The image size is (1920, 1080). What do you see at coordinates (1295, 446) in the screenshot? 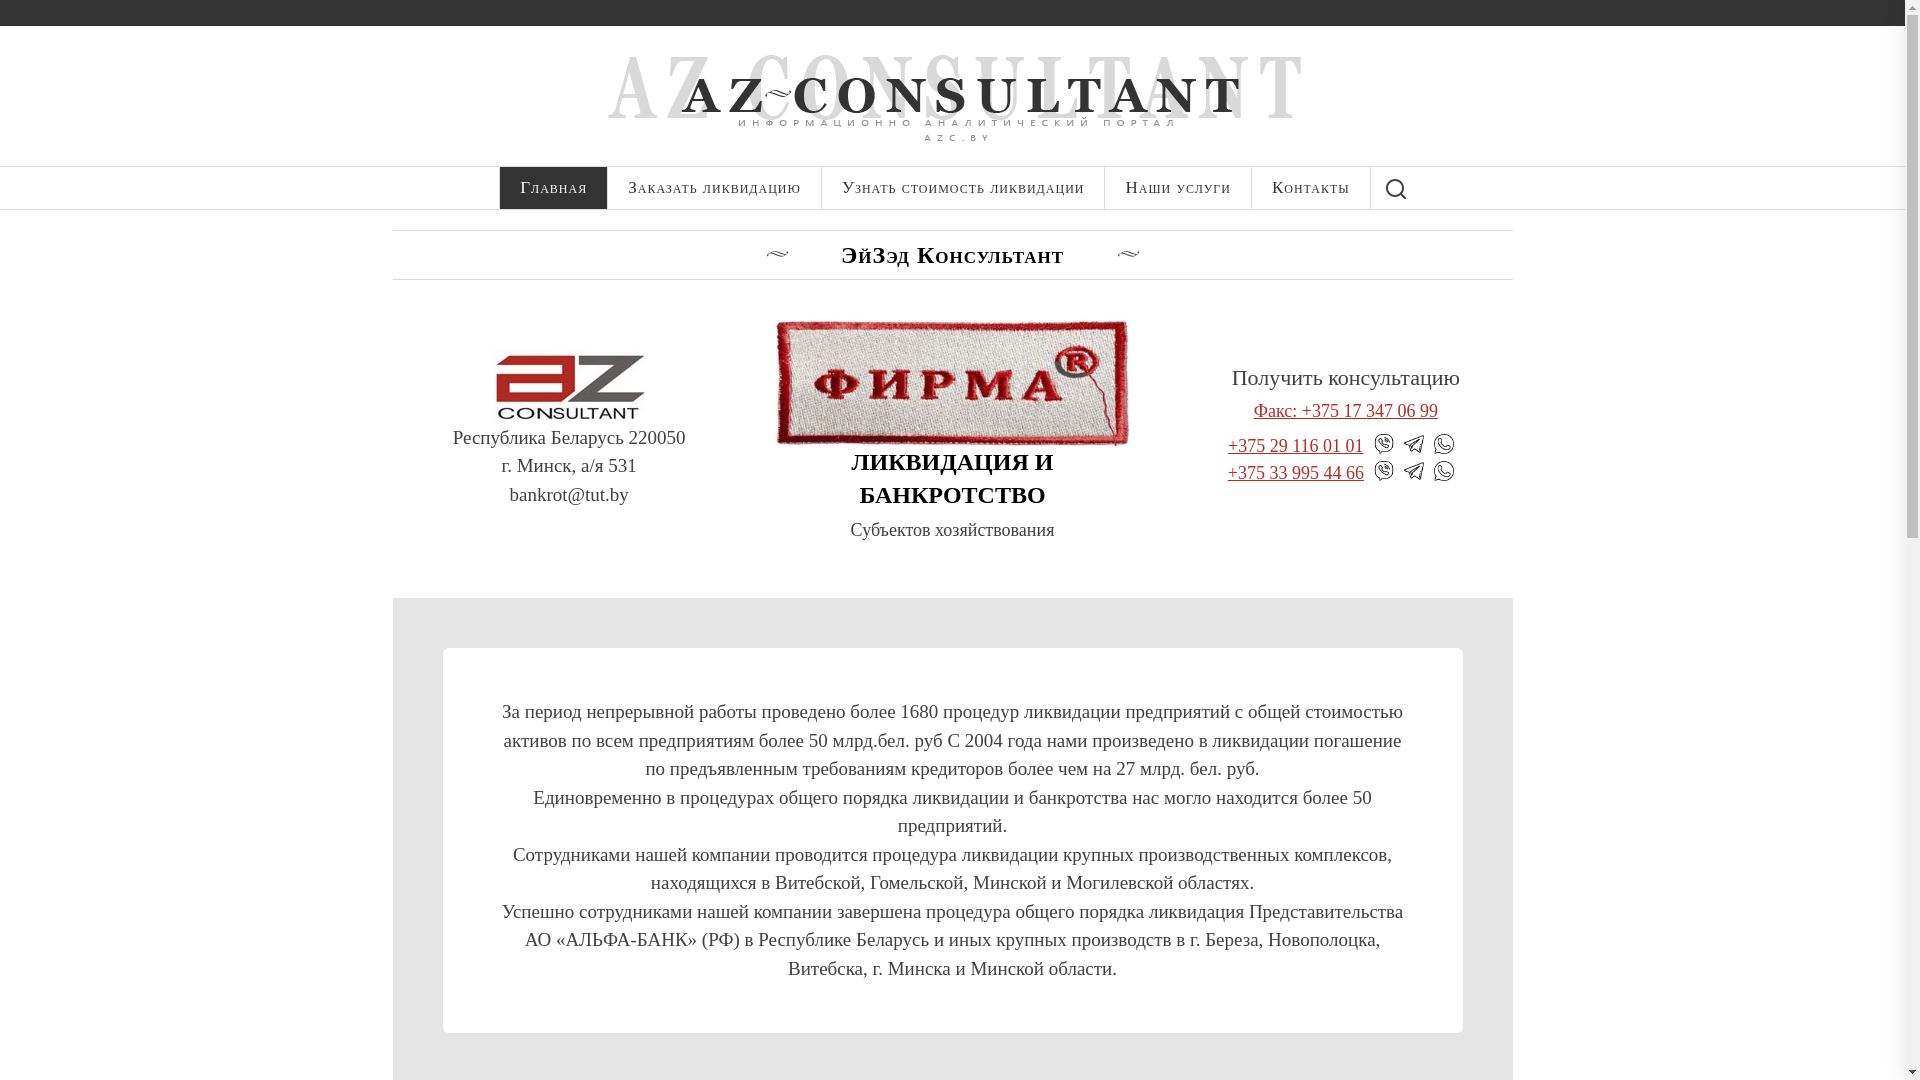
I see `'+375 29 116 01 01'` at bounding box center [1295, 446].